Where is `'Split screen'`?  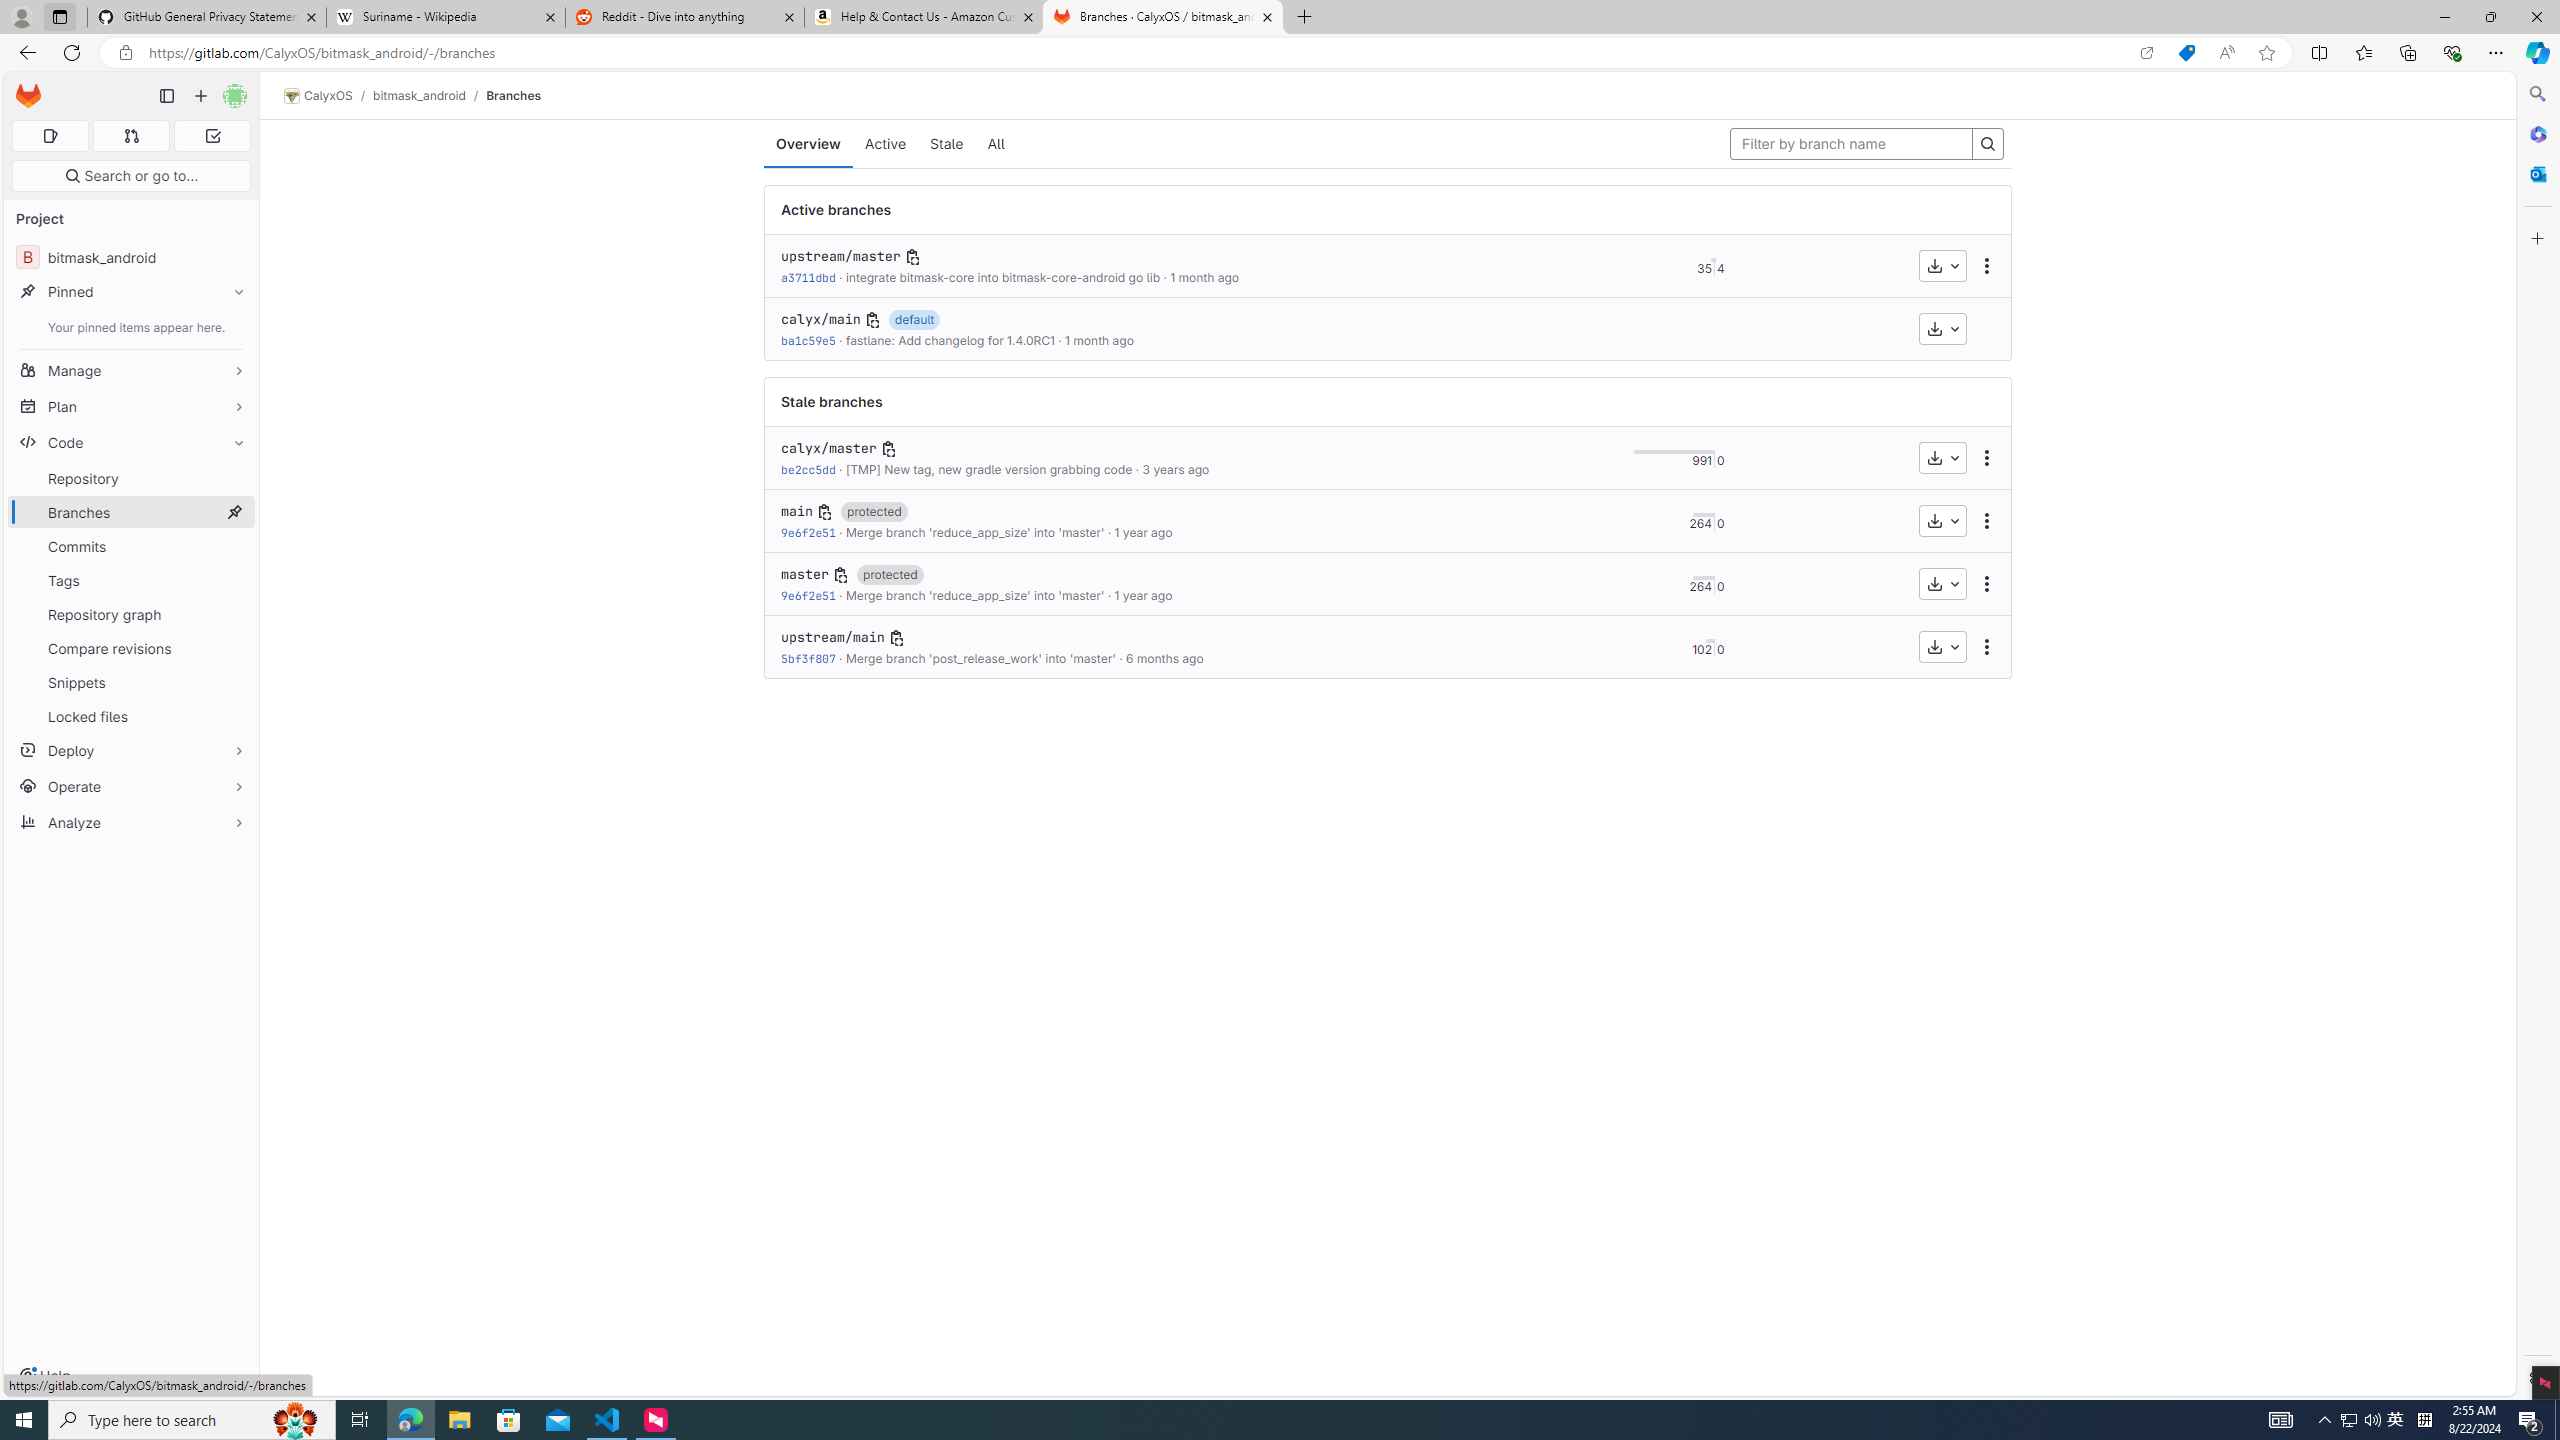
'Split screen' is located at coordinates (2319, 51).